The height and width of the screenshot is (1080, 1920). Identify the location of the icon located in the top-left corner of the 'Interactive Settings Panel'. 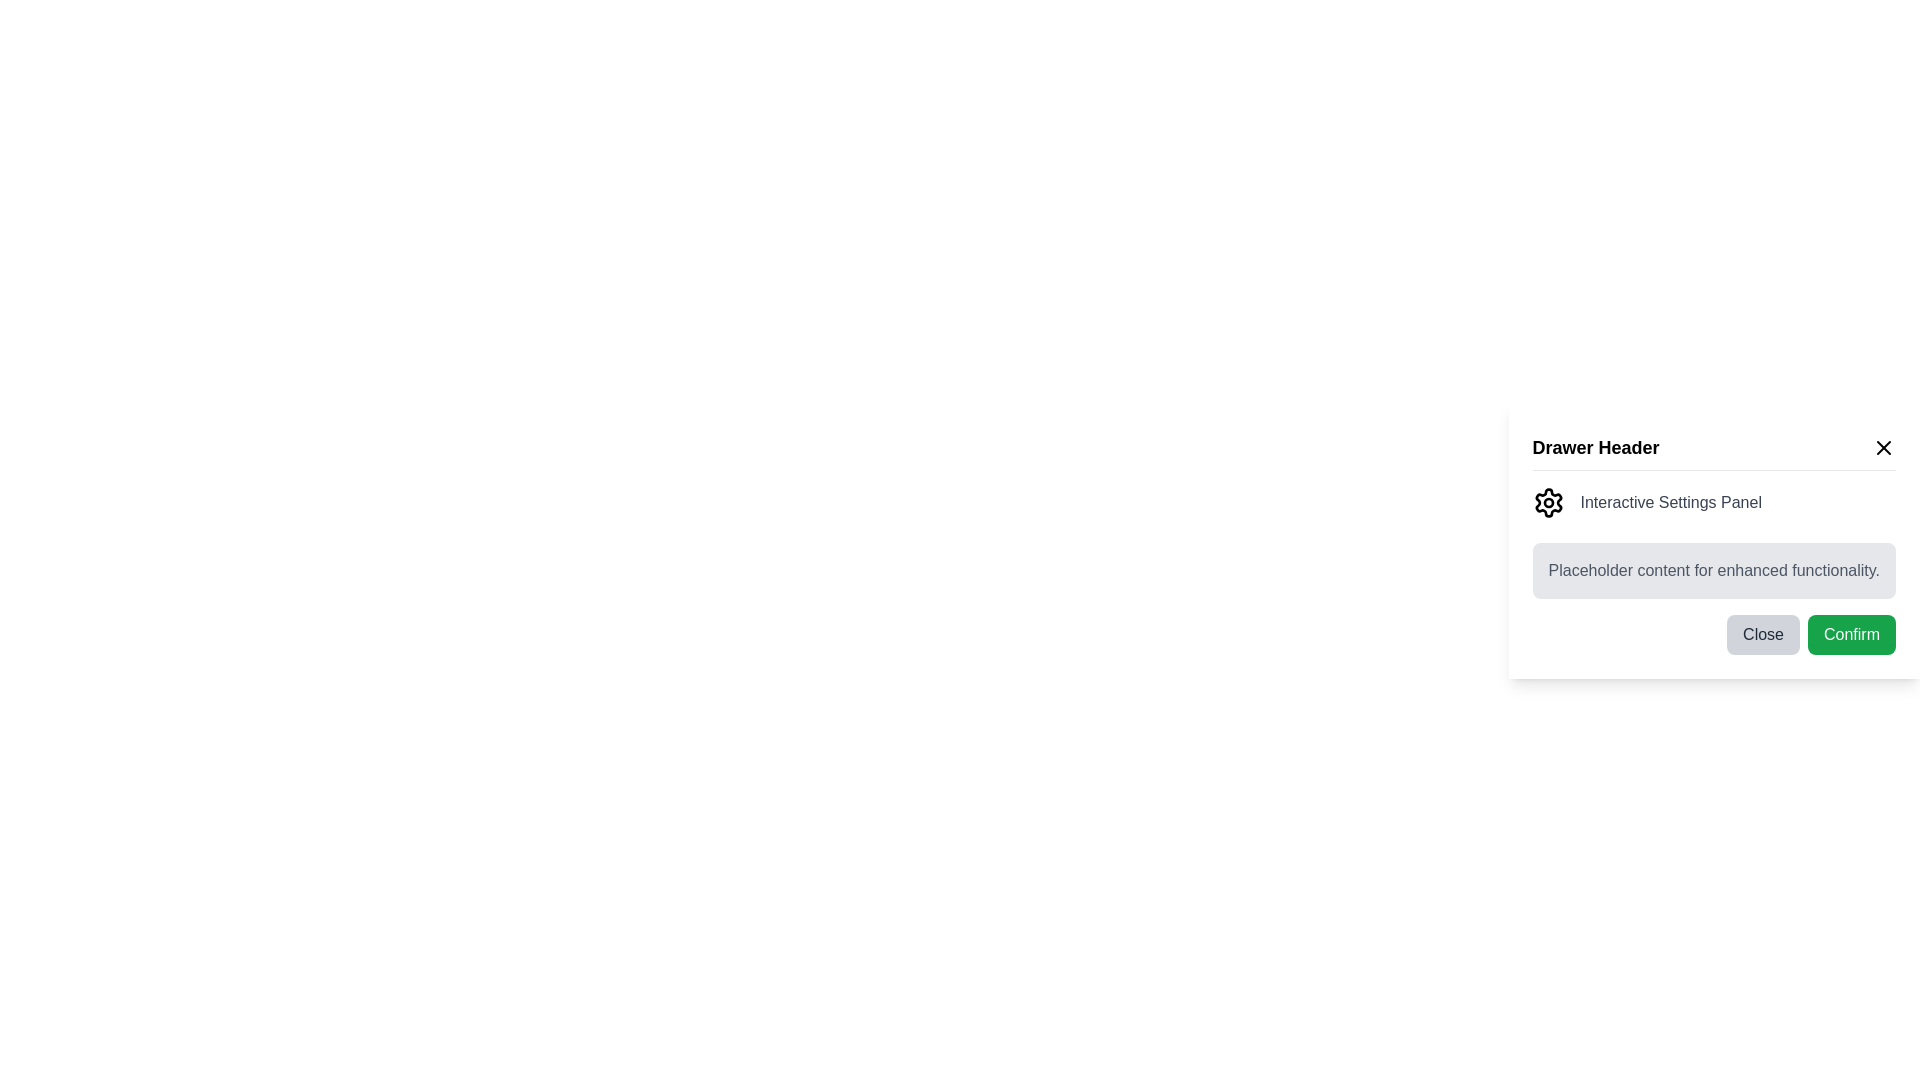
(1547, 501).